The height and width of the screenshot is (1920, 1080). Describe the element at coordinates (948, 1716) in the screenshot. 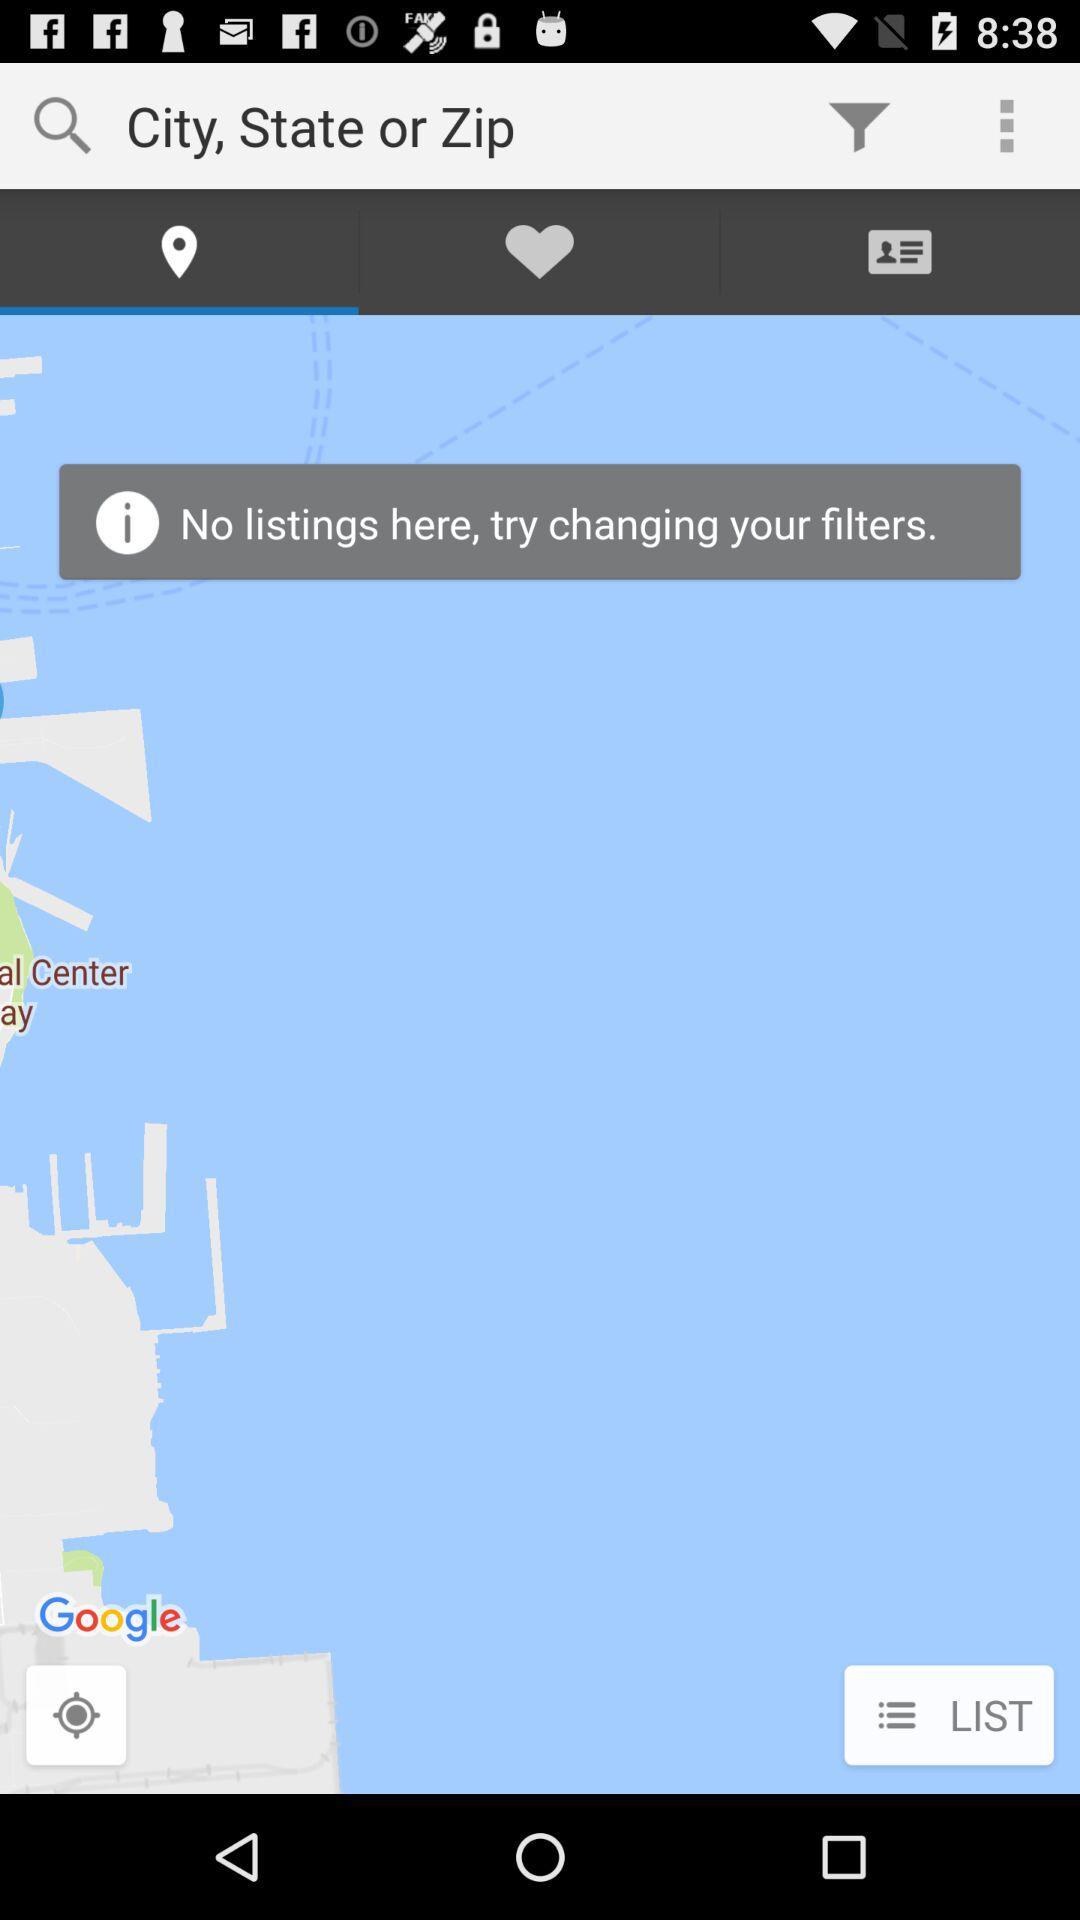

I see `the item below no listings here item` at that location.